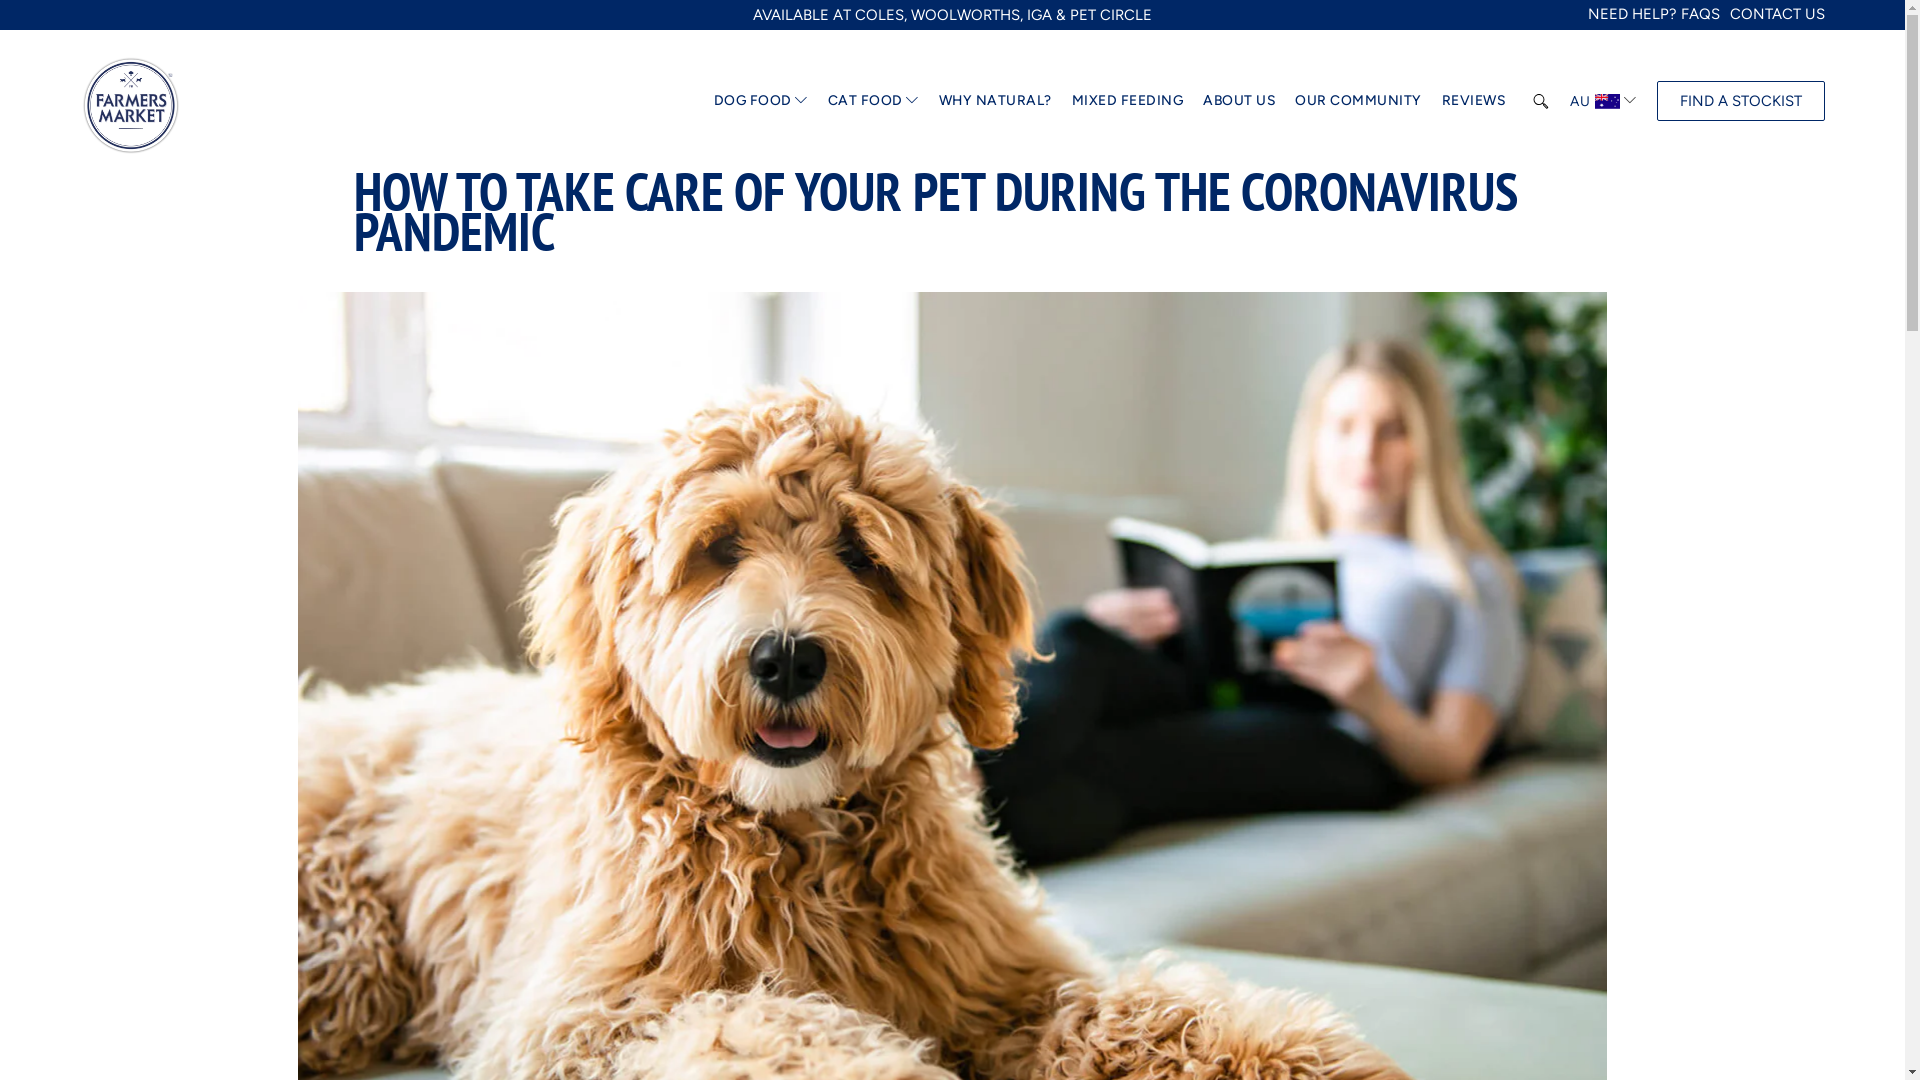 The image size is (1920, 1080). Describe the element at coordinates (1128, 100) in the screenshot. I see `'MIXED FEEDING'` at that location.